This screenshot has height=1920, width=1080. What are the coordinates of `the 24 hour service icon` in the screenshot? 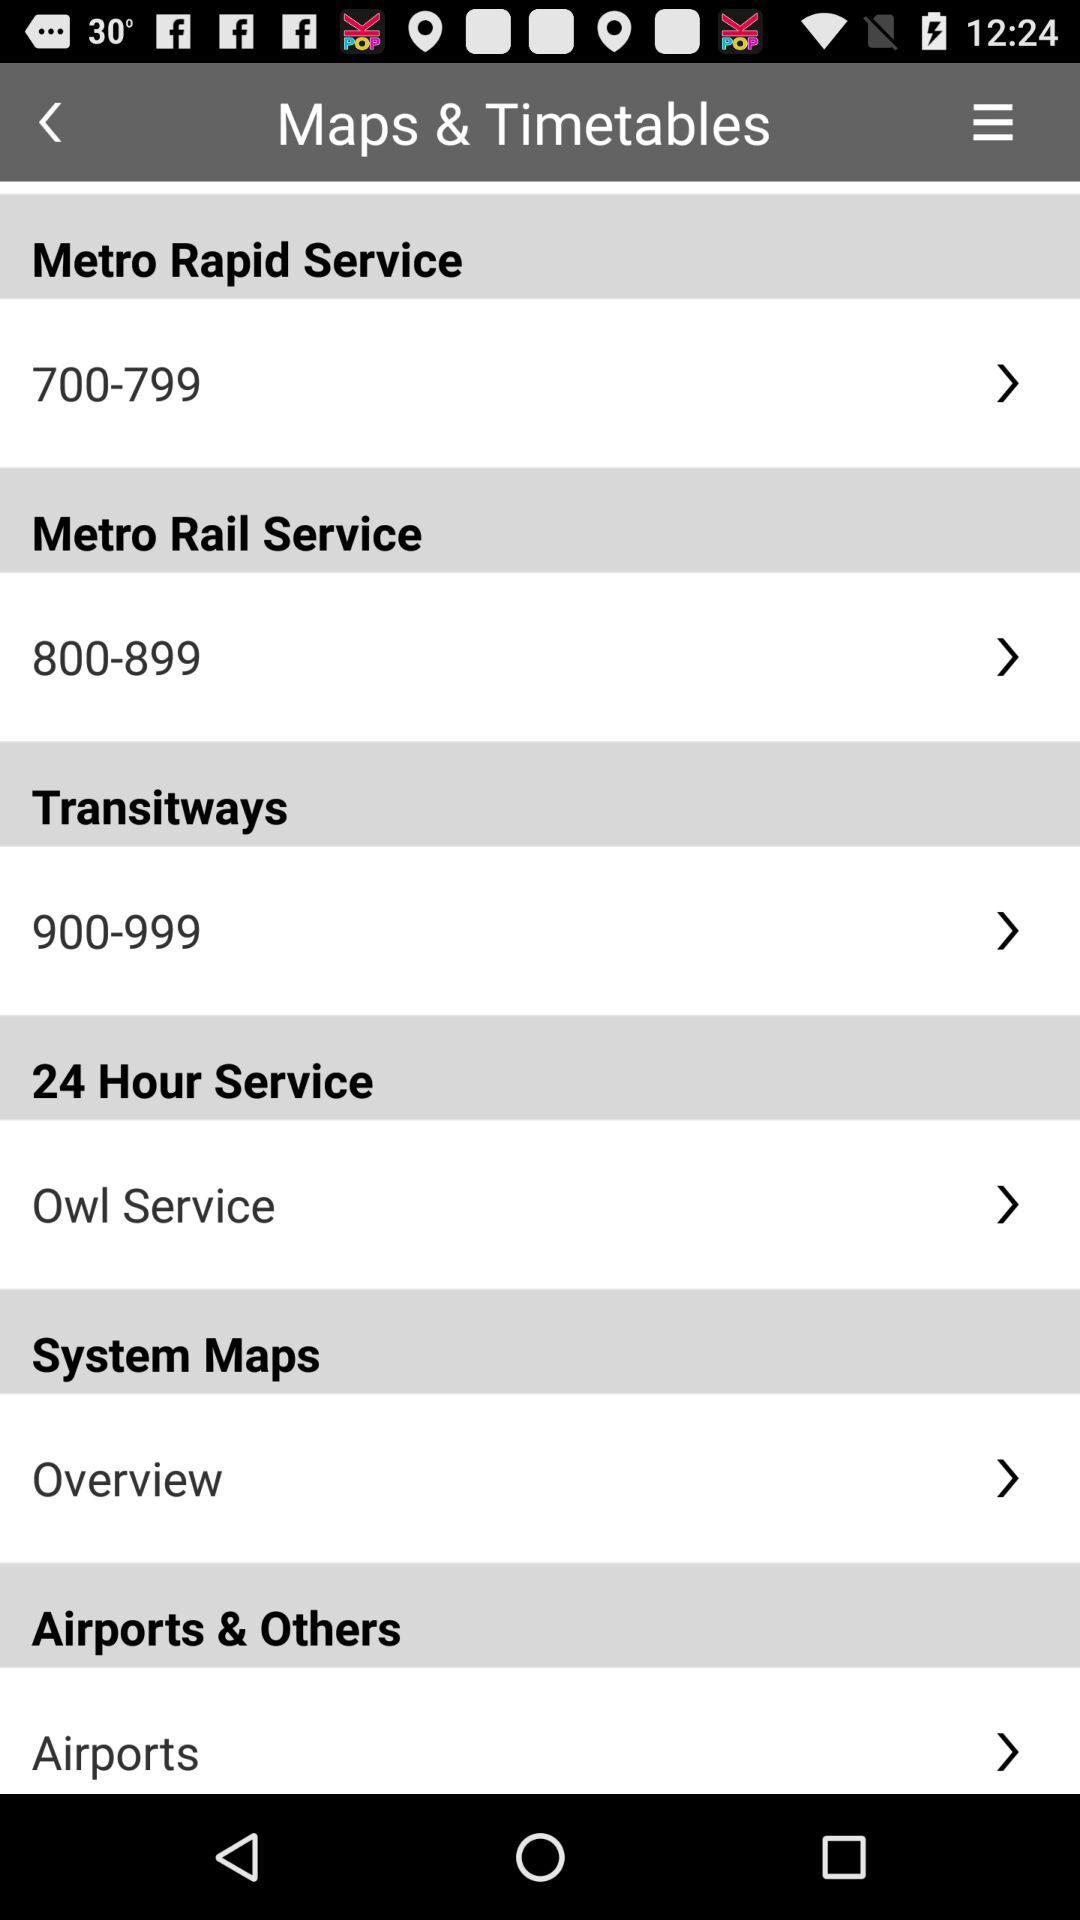 It's located at (540, 1066).